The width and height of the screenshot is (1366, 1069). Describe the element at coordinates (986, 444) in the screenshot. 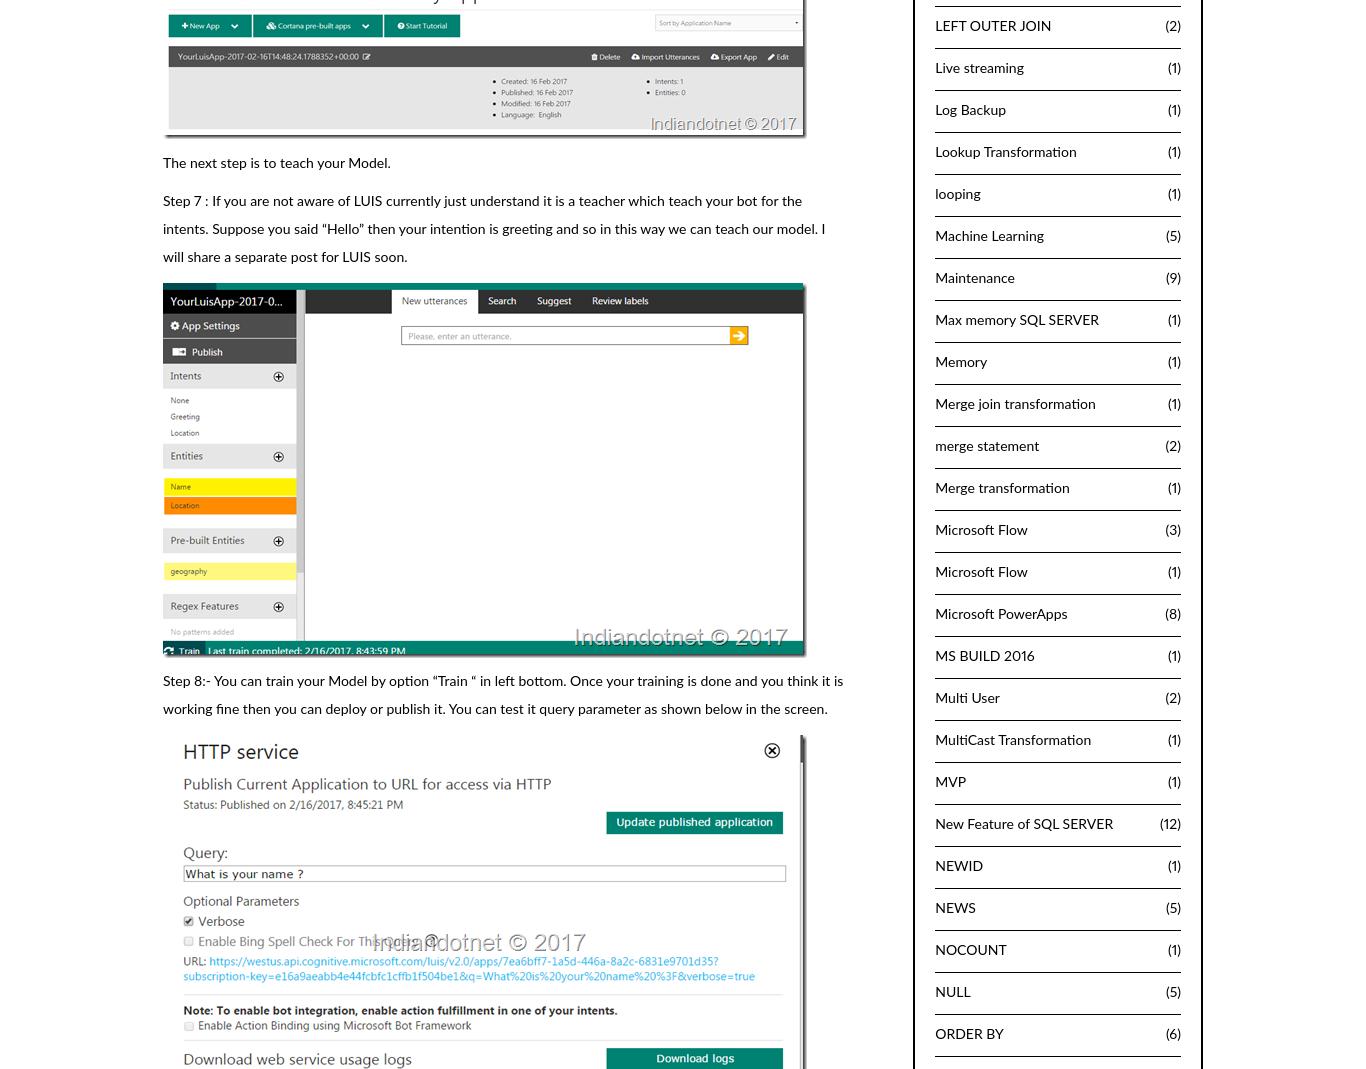

I see `'merge statement'` at that location.